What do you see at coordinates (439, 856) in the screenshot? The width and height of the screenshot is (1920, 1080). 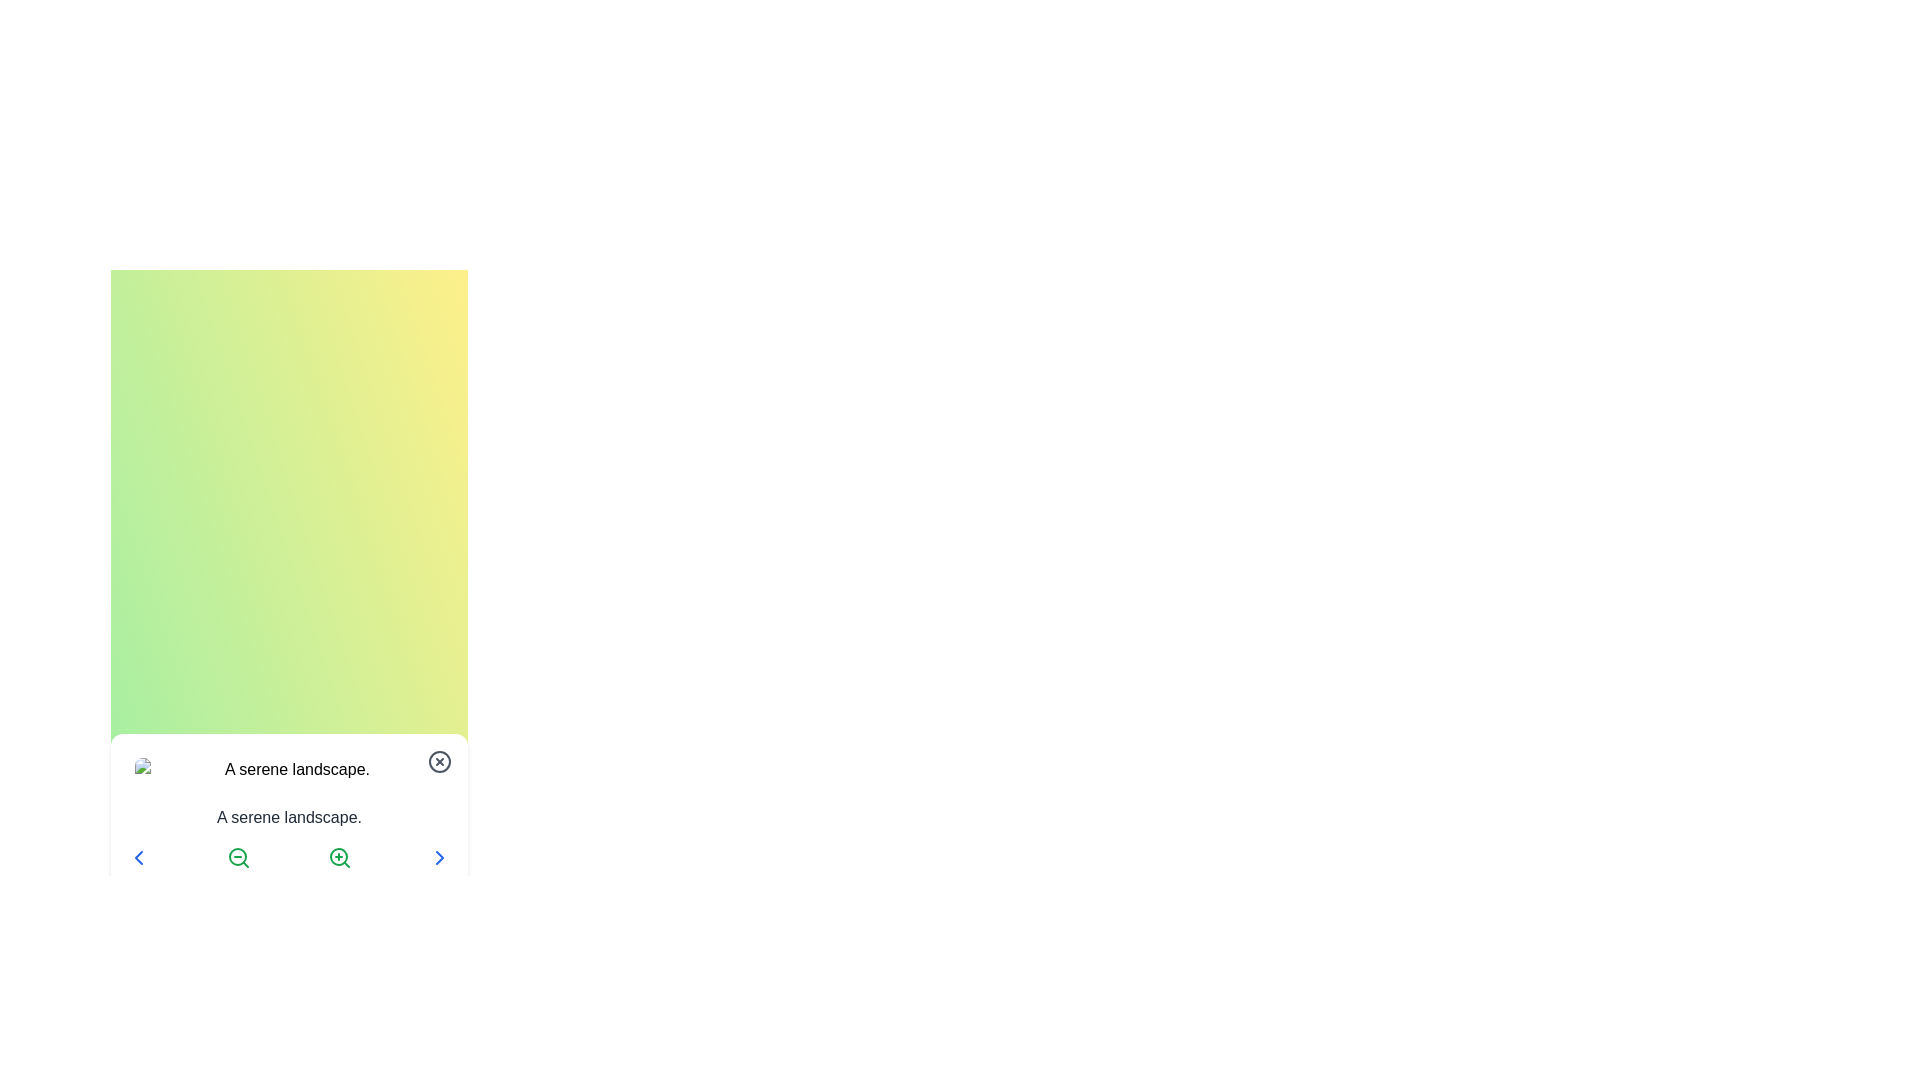 I see `the interactive icon located at the bottom right corner of the interface` at bounding box center [439, 856].